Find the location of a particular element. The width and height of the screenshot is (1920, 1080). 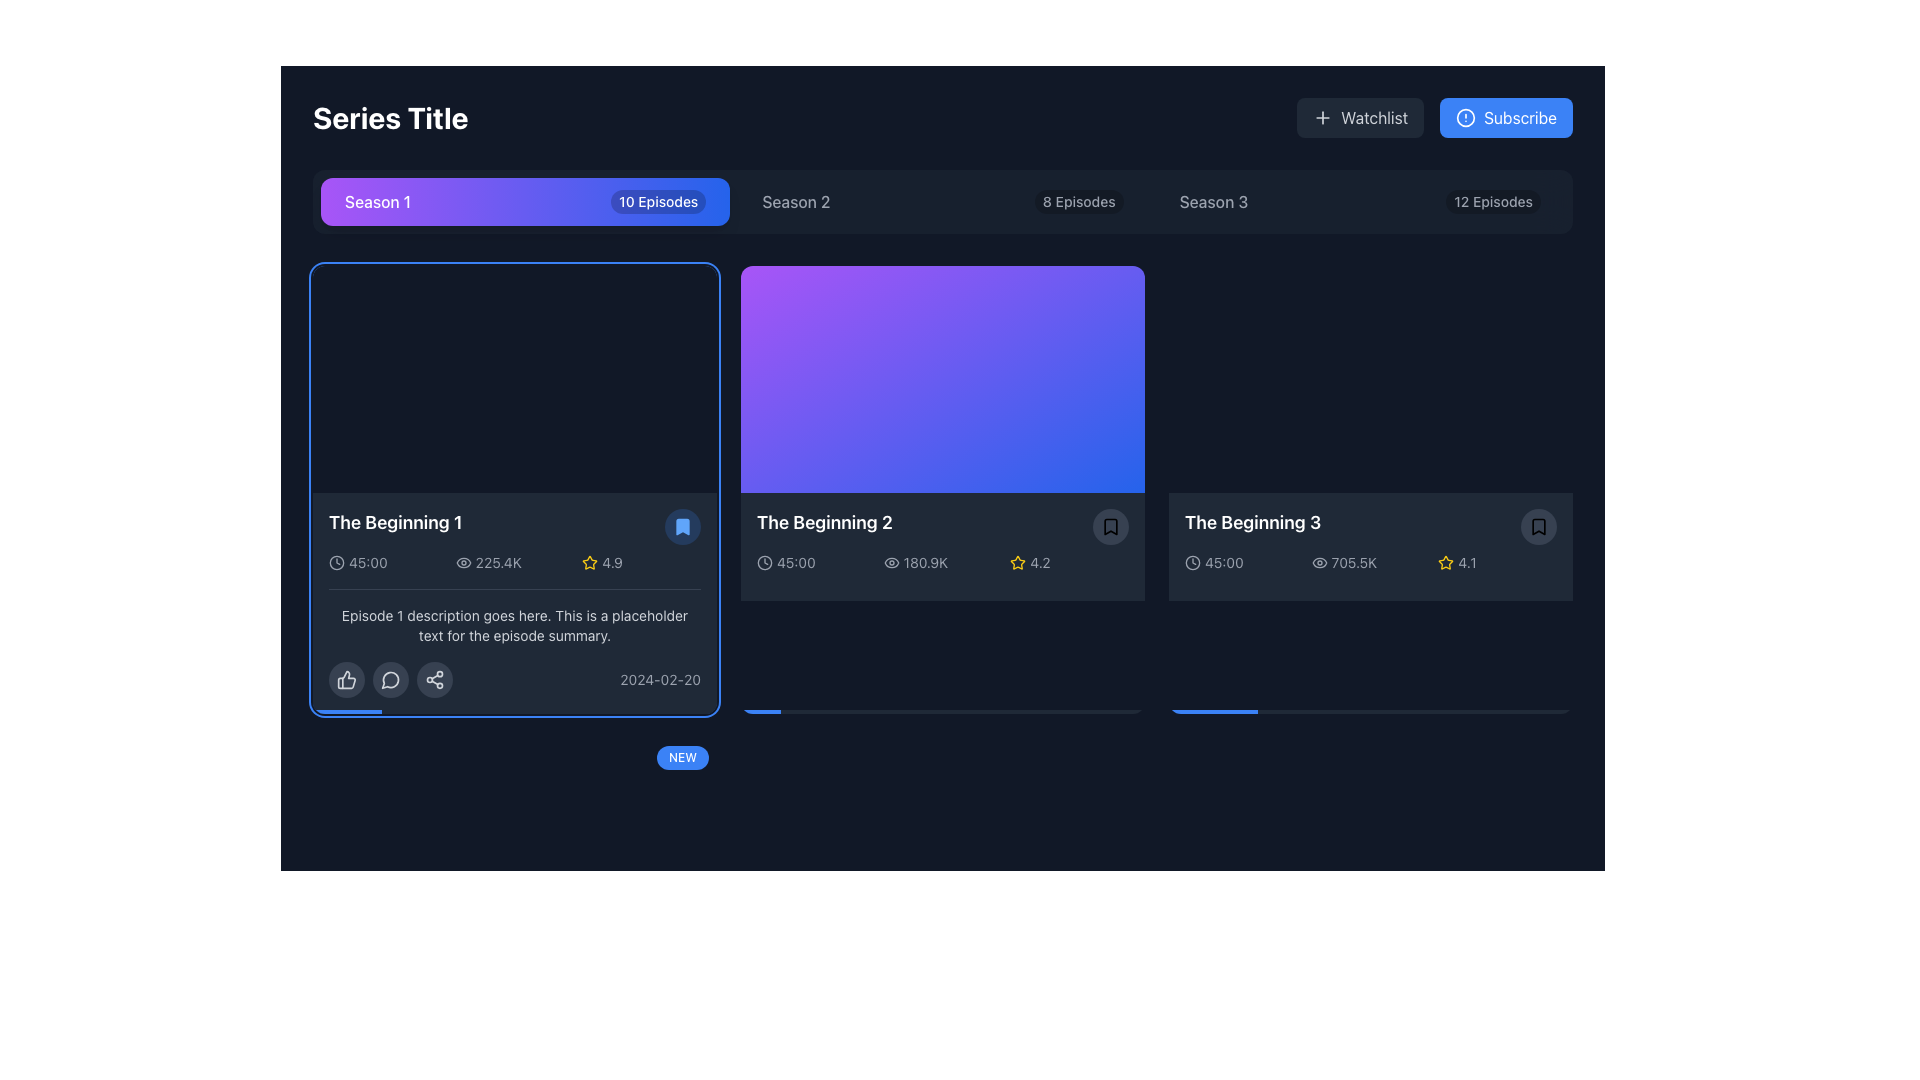

the details displayed in the informational panel located below the card titled 'The Beginning 2', which includes the duration, view count, and rating is located at coordinates (941, 547).